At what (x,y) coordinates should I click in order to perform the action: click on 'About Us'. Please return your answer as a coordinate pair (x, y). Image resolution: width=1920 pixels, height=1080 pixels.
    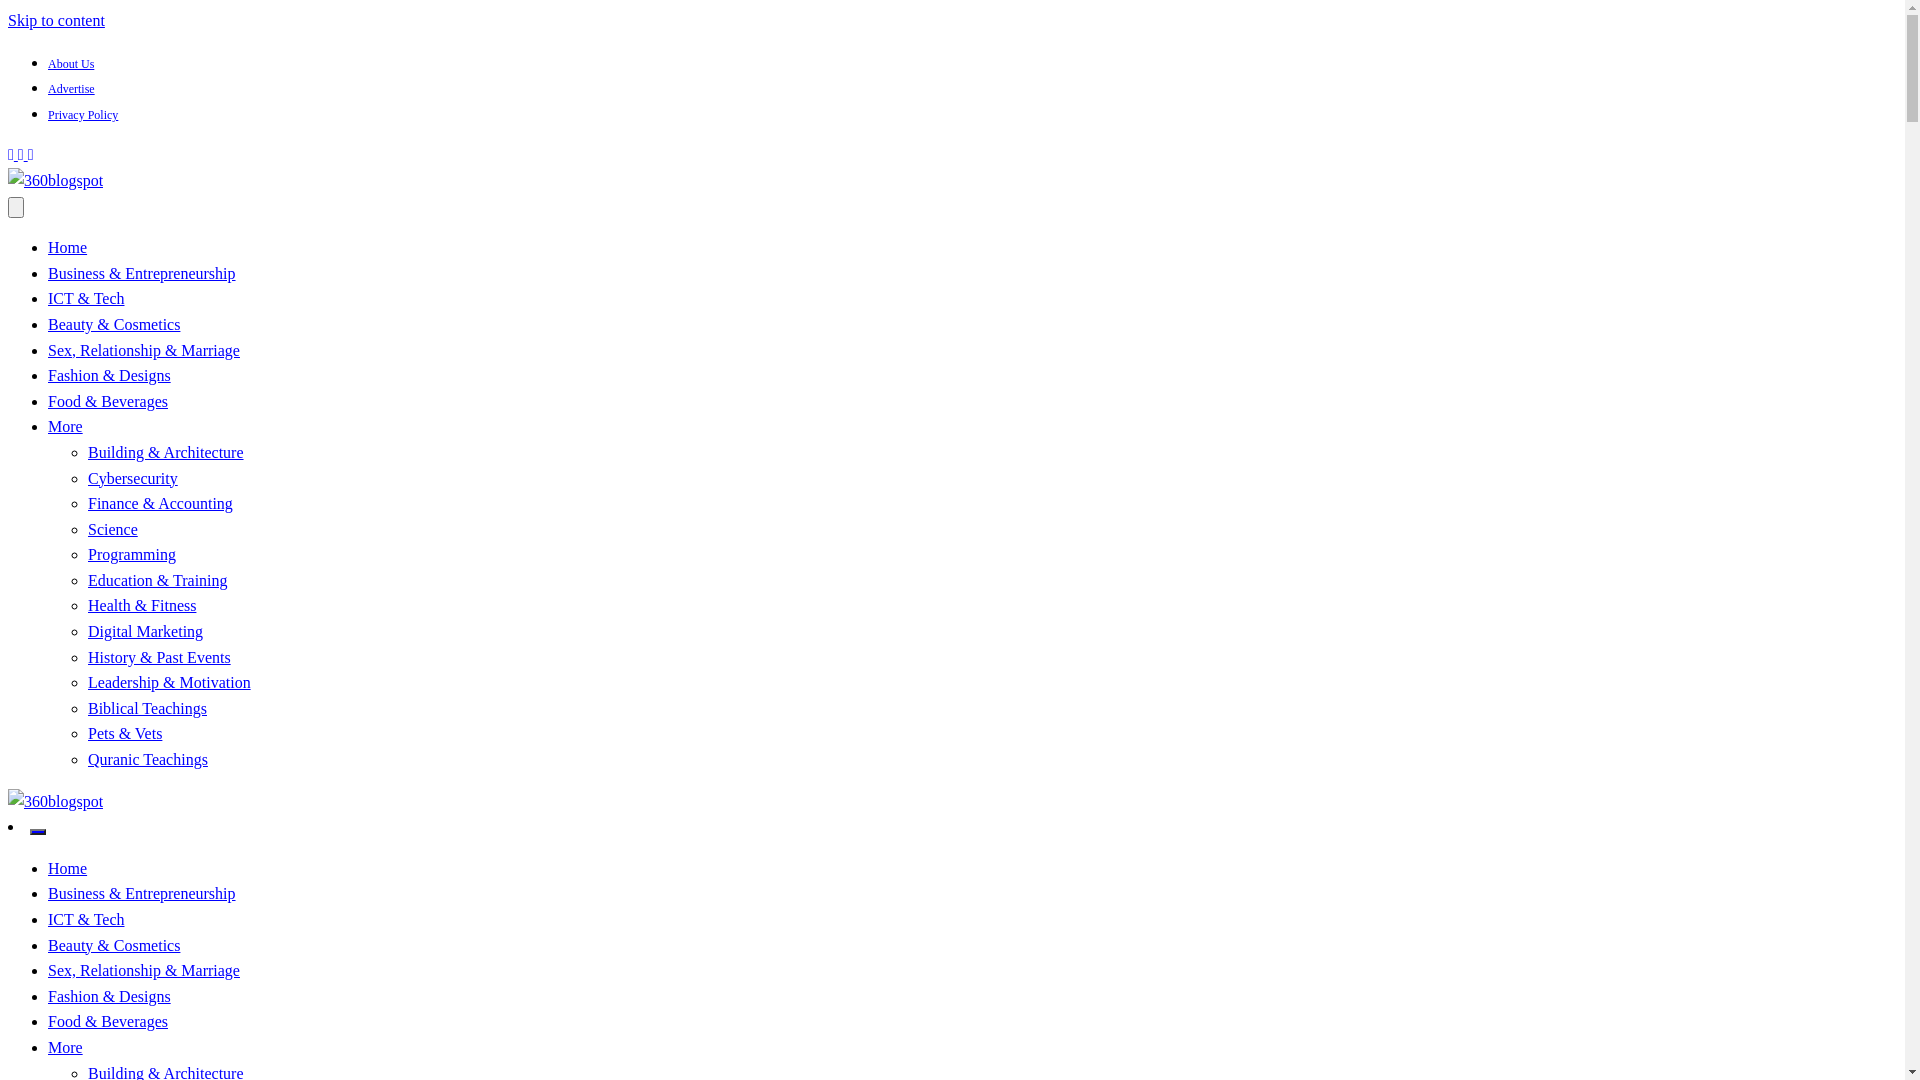
    Looking at the image, I should click on (71, 63).